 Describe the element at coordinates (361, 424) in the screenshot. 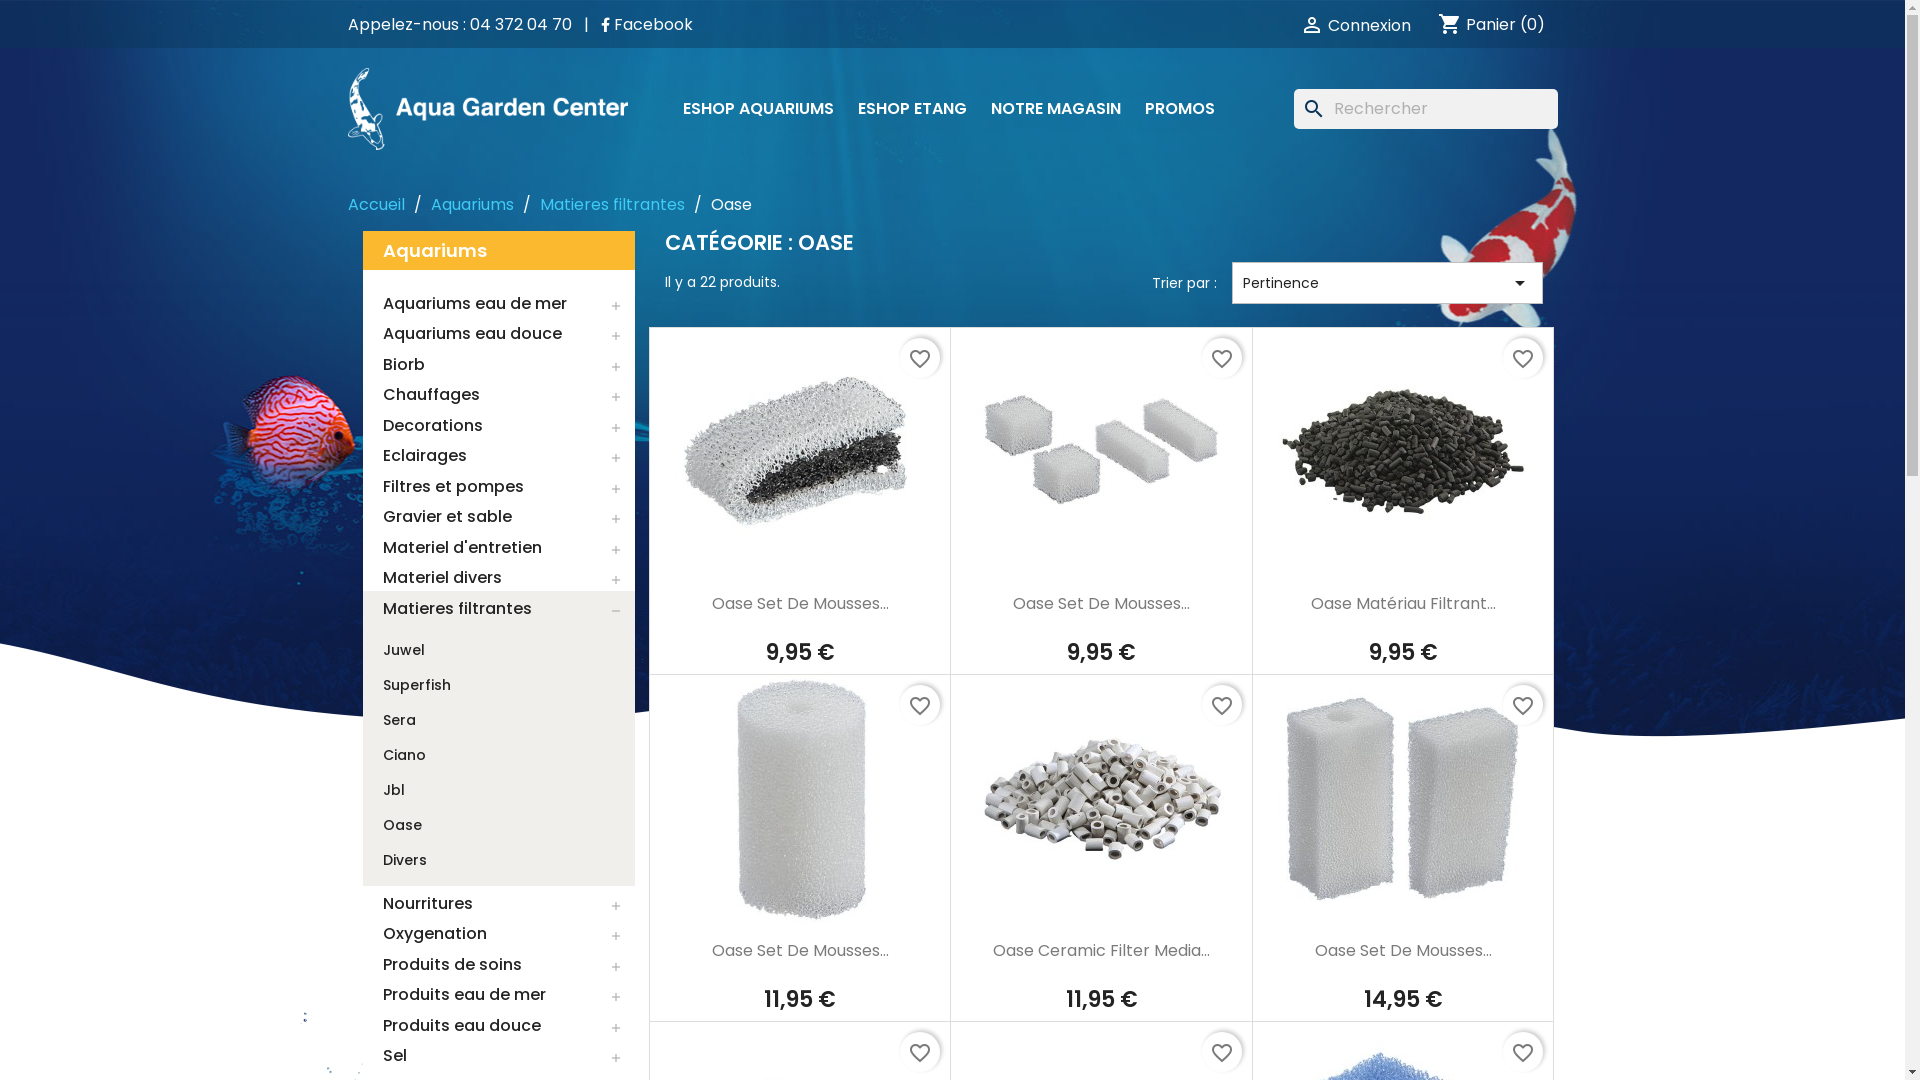

I see `'Decorations'` at that location.